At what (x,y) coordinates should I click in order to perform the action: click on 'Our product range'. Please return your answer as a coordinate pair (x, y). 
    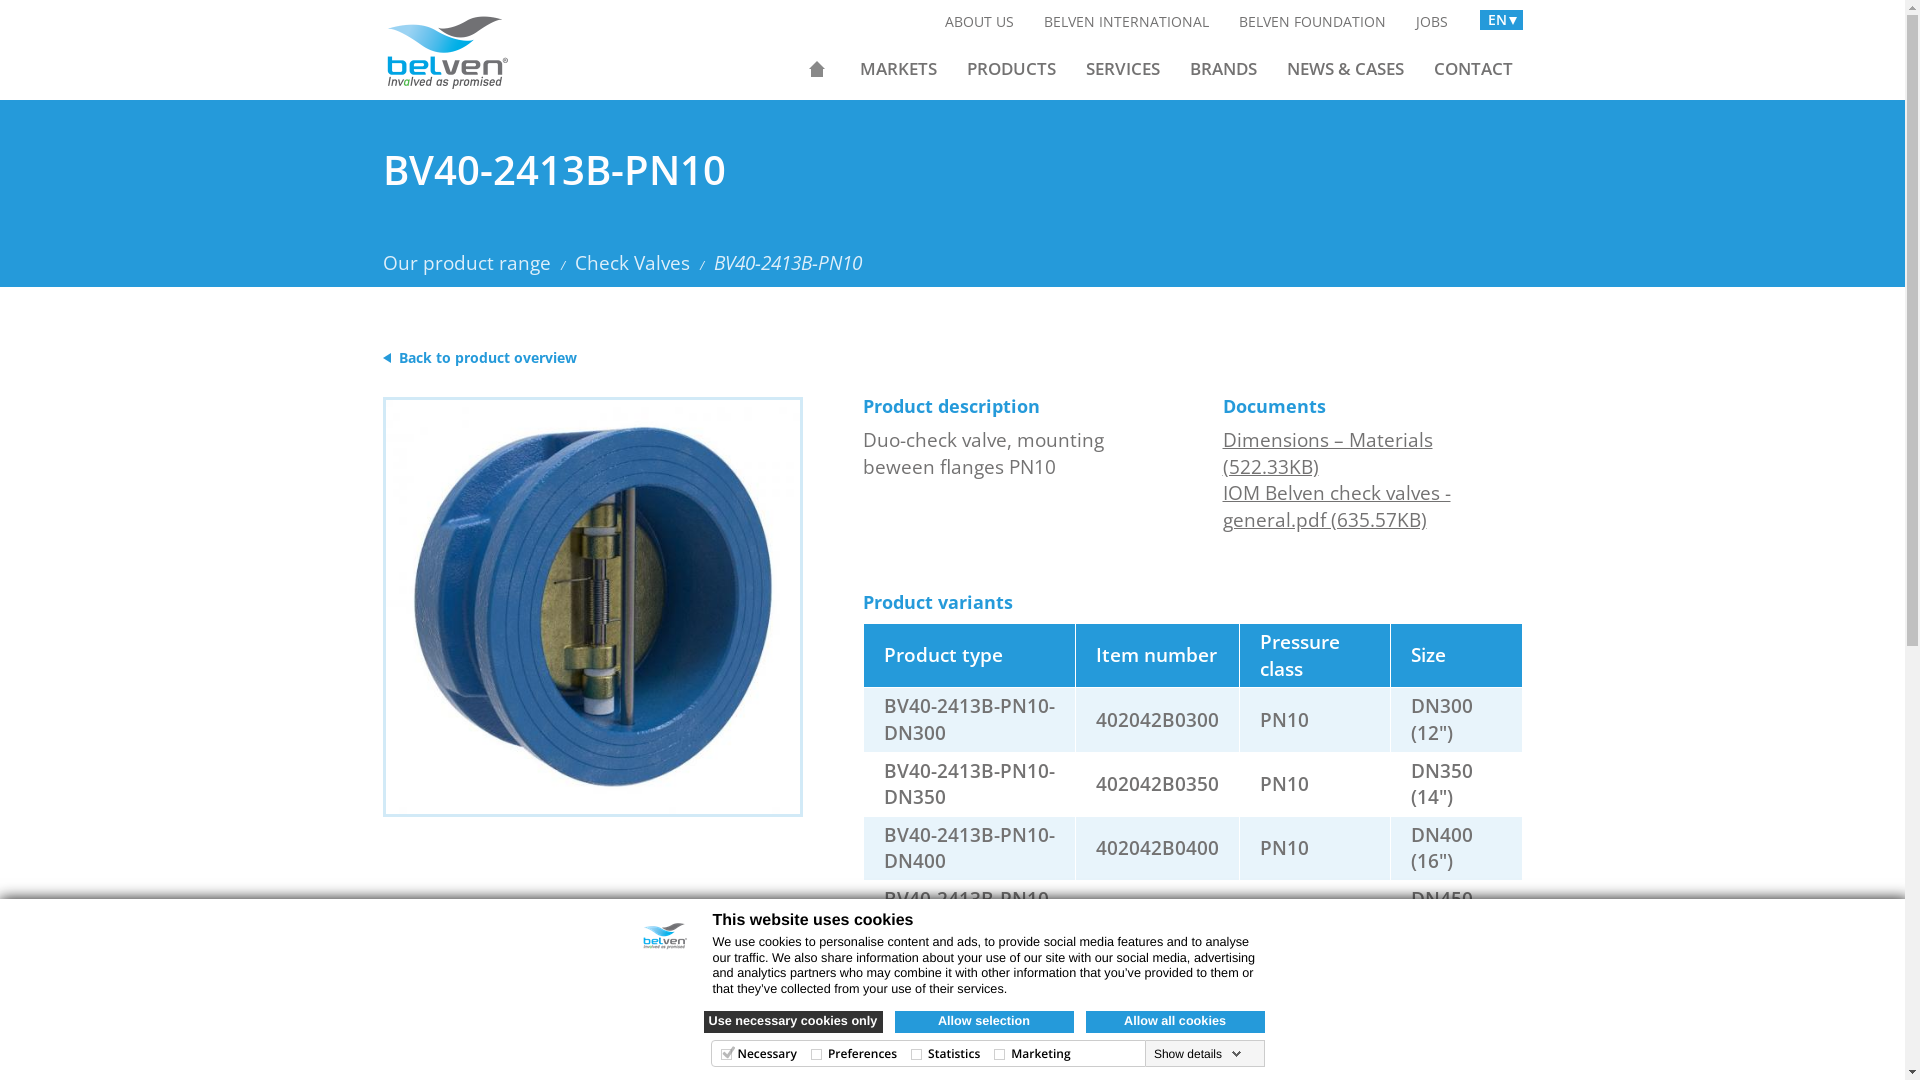
    Looking at the image, I should click on (464, 261).